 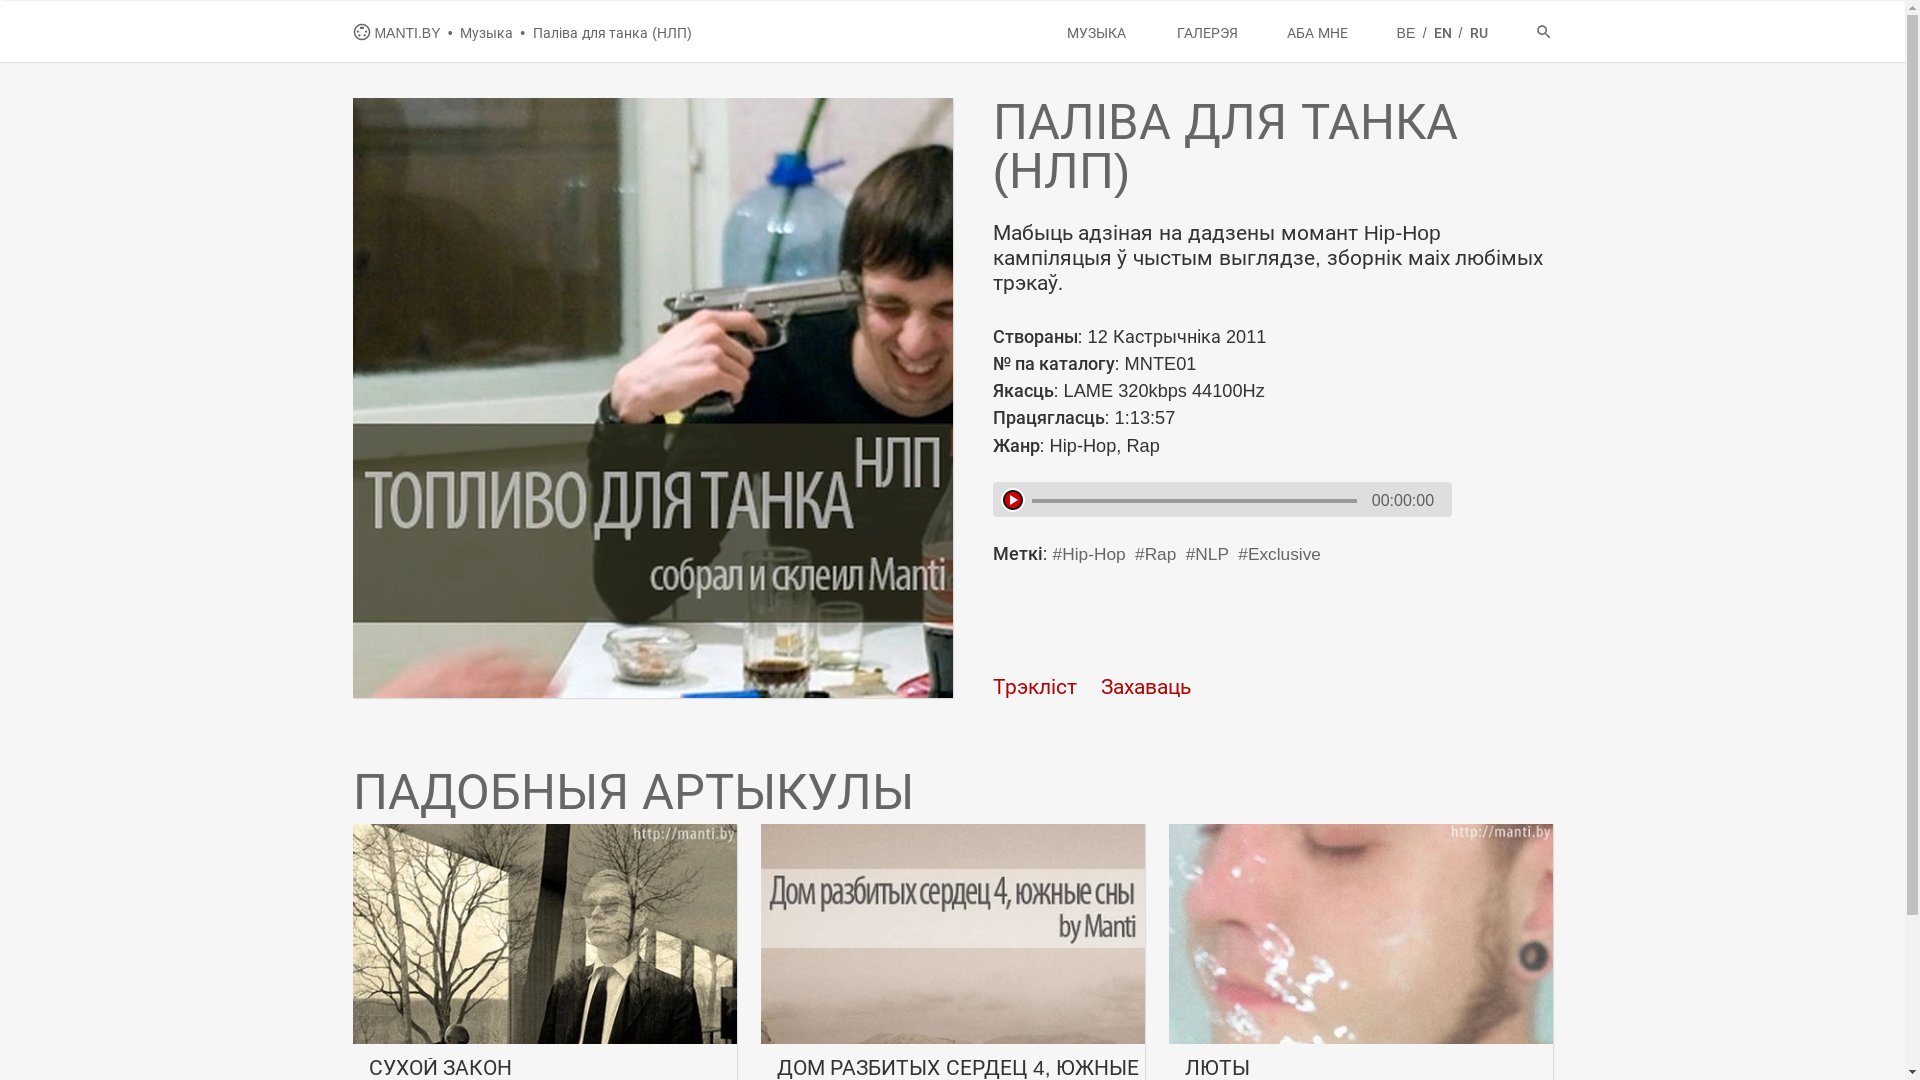 What do you see at coordinates (1444, 33) in the screenshot?
I see `'EN'` at bounding box center [1444, 33].